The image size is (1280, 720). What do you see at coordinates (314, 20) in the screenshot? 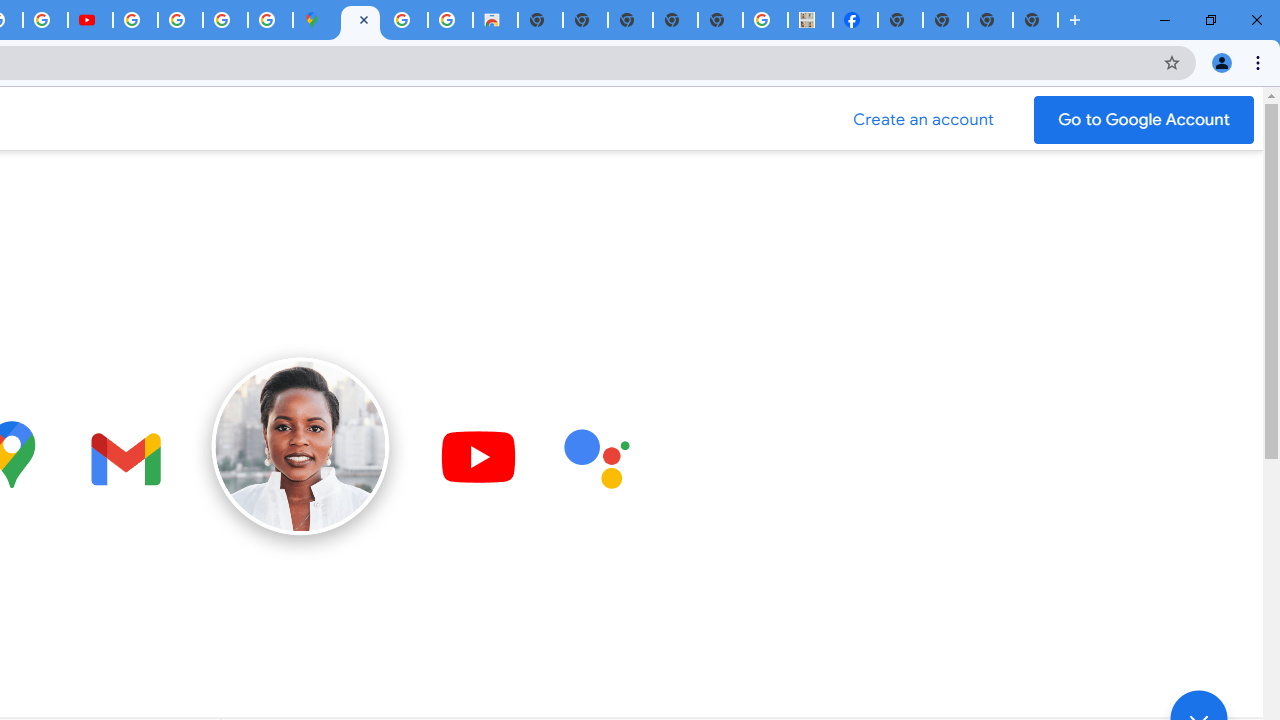
I see `'Google Maps'` at bounding box center [314, 20].